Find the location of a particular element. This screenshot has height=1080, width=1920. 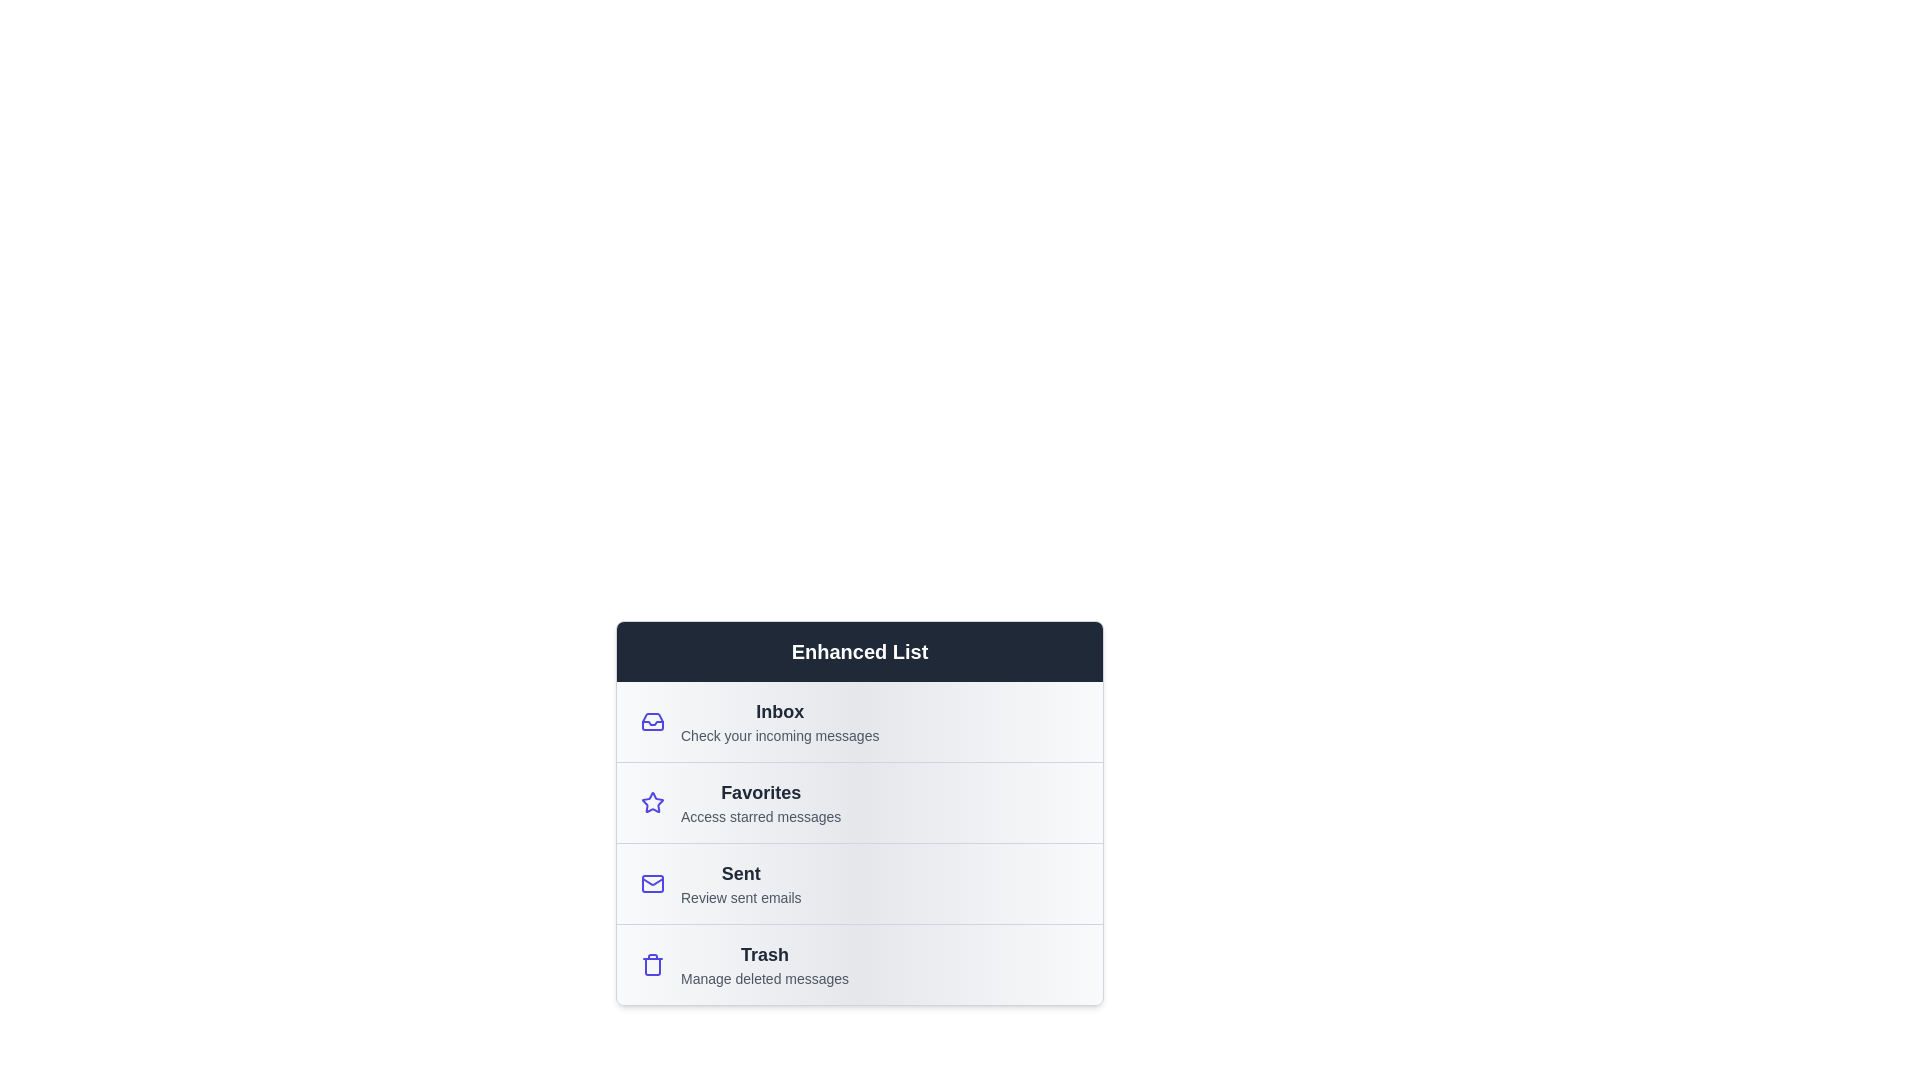

the 'Inbox' text label that indicates the title of the 'Inbox' section, which is located in the first row of the 'Enhanced List' and above the text 'Check your incoming messages' is located at coordinates (779, 711).